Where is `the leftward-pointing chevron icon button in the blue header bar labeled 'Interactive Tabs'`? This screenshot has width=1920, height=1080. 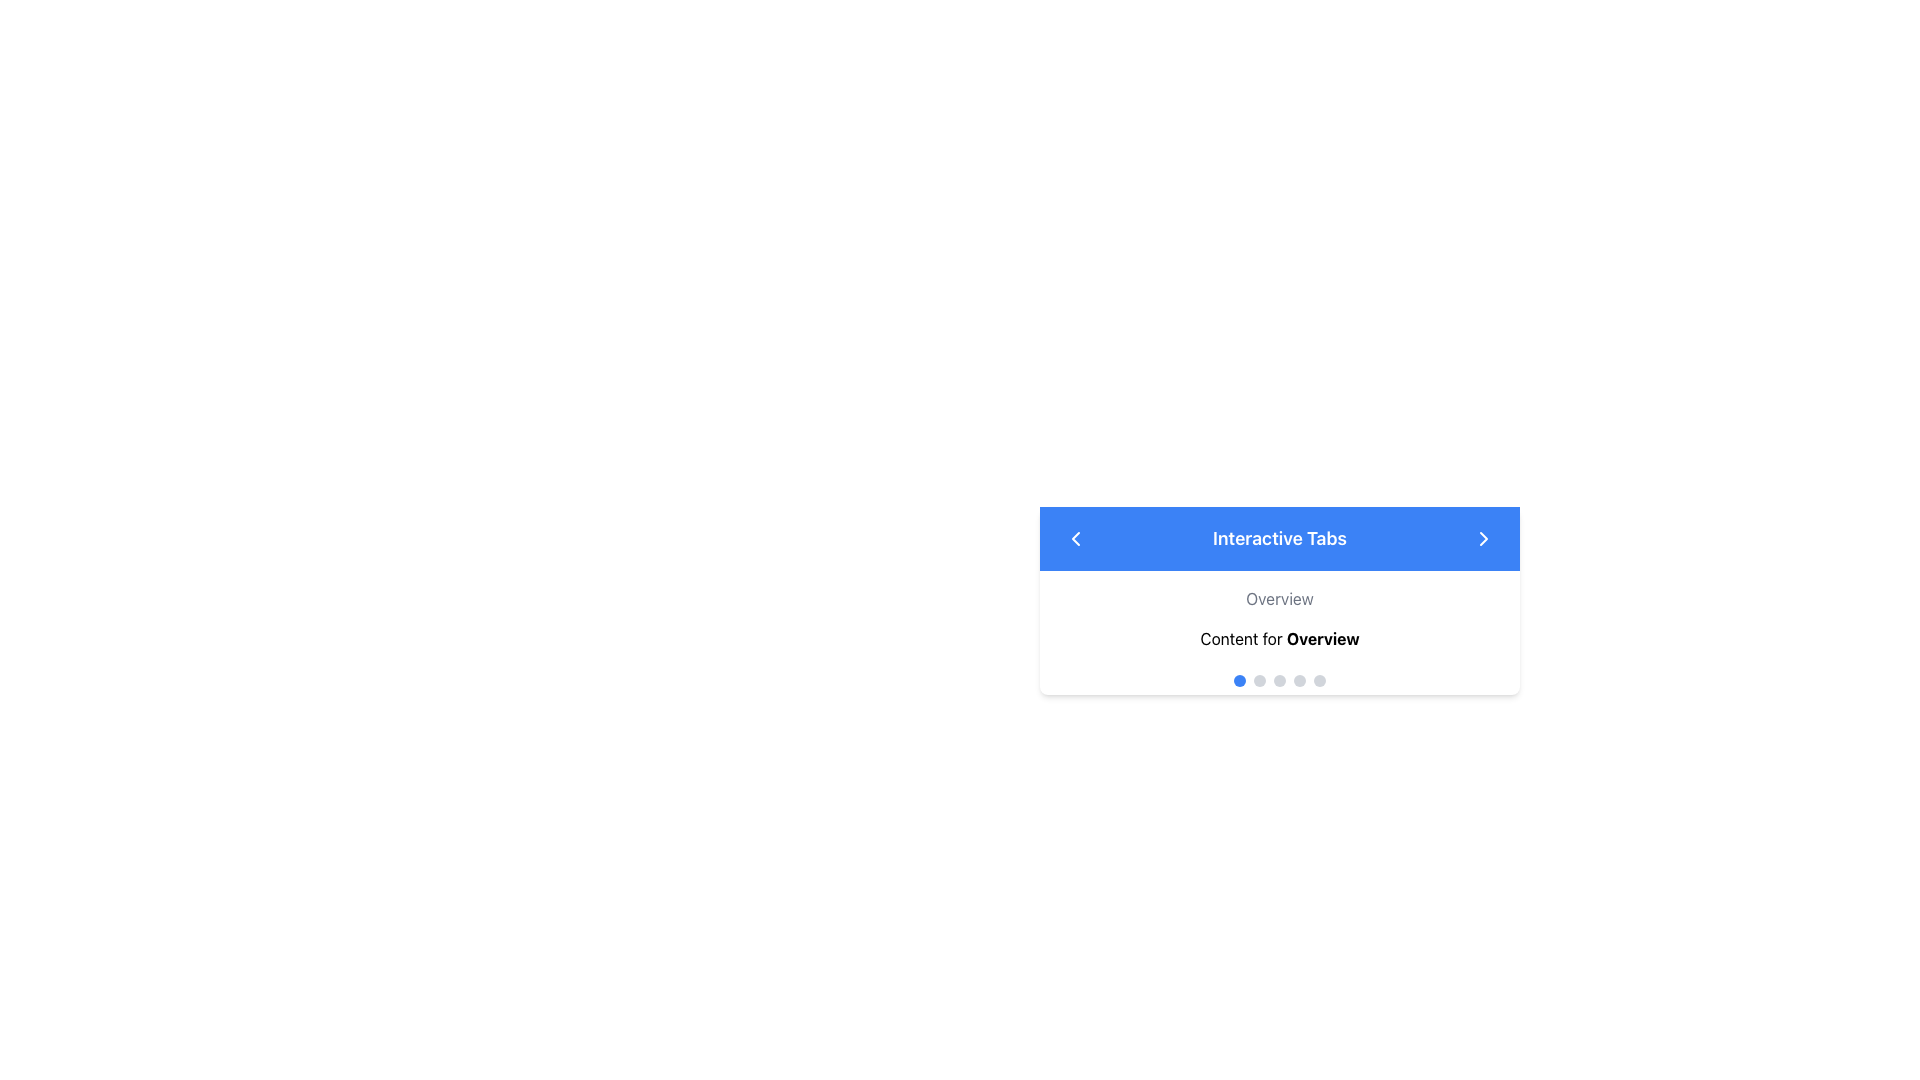 the leftward-pointing chevron icon button in the blue header bar labeled 'Interactive Tabs' is located at coordinates (1074, 538).